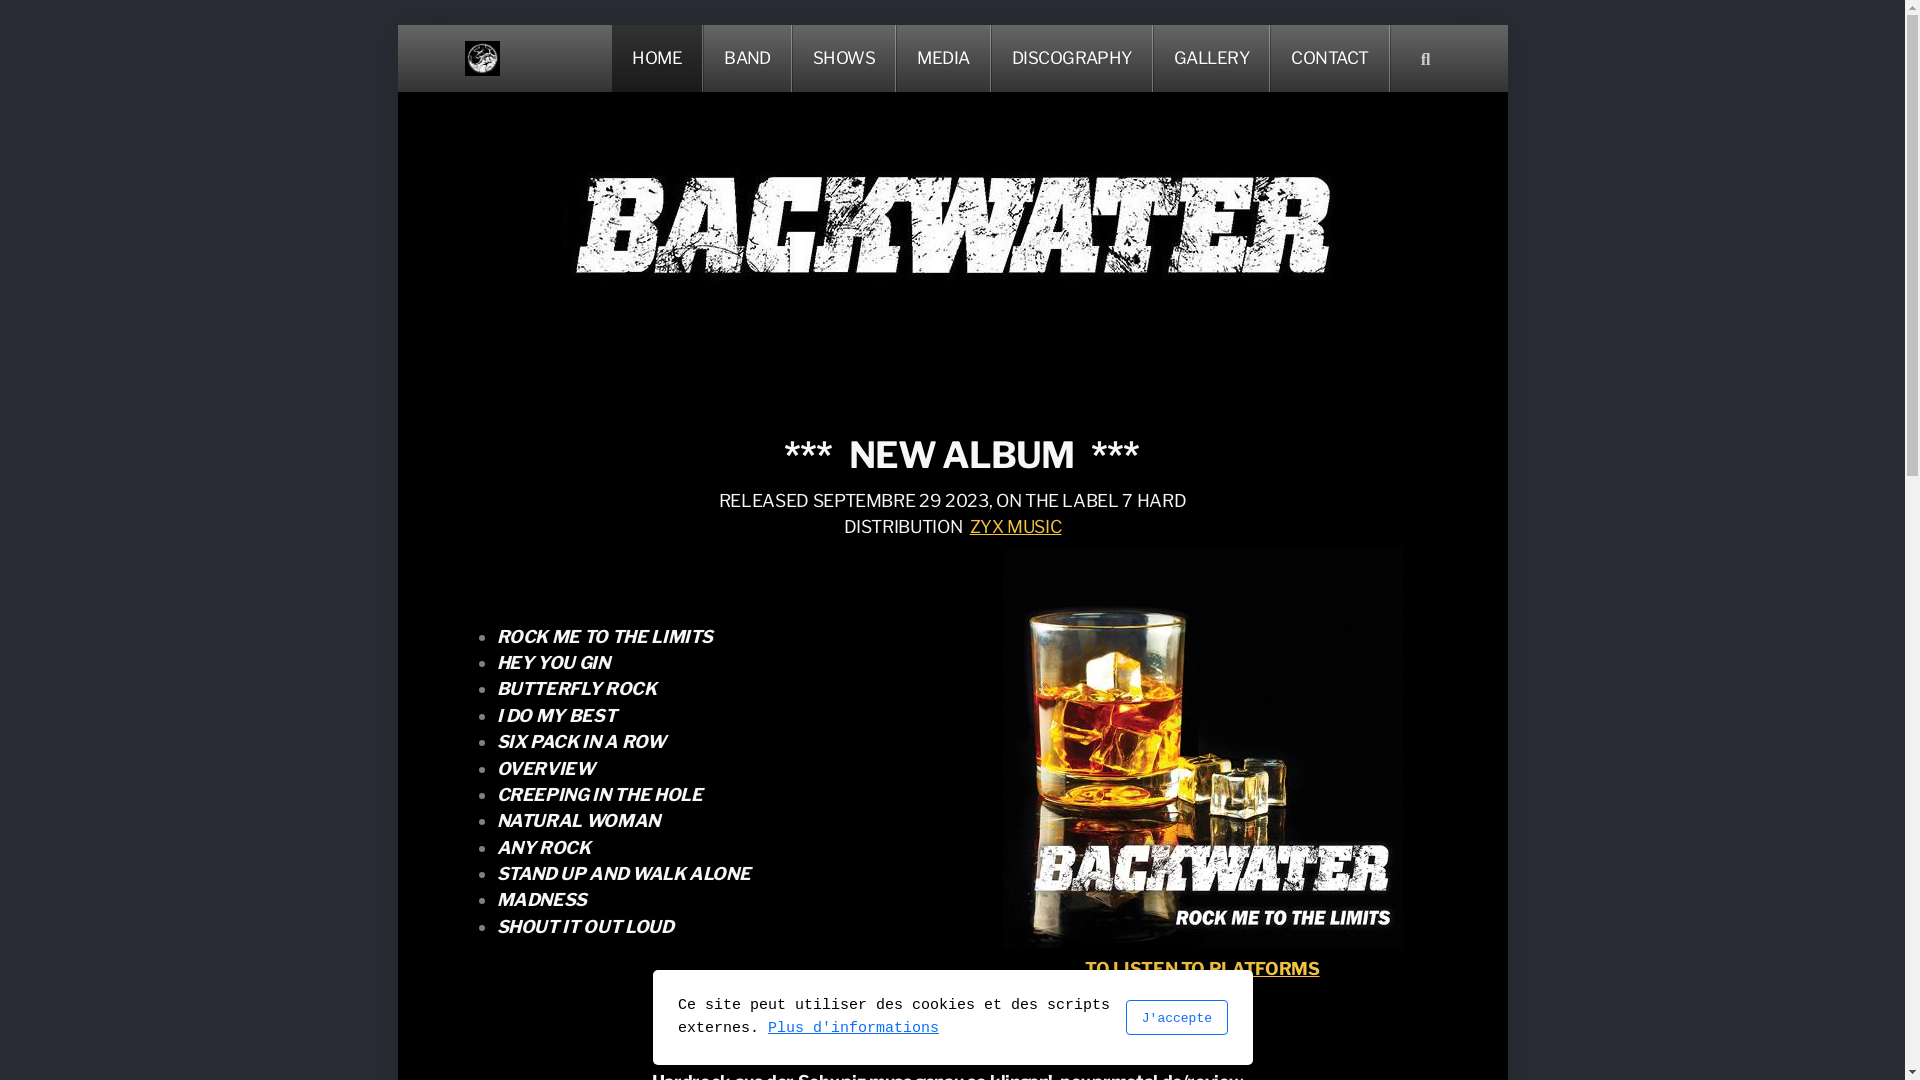 This screenshot has height=1080, width=1920. What do you see at coordinates (657, 57) in the screenshot?
I see `'HOME'` at bounding box center [657, 57].